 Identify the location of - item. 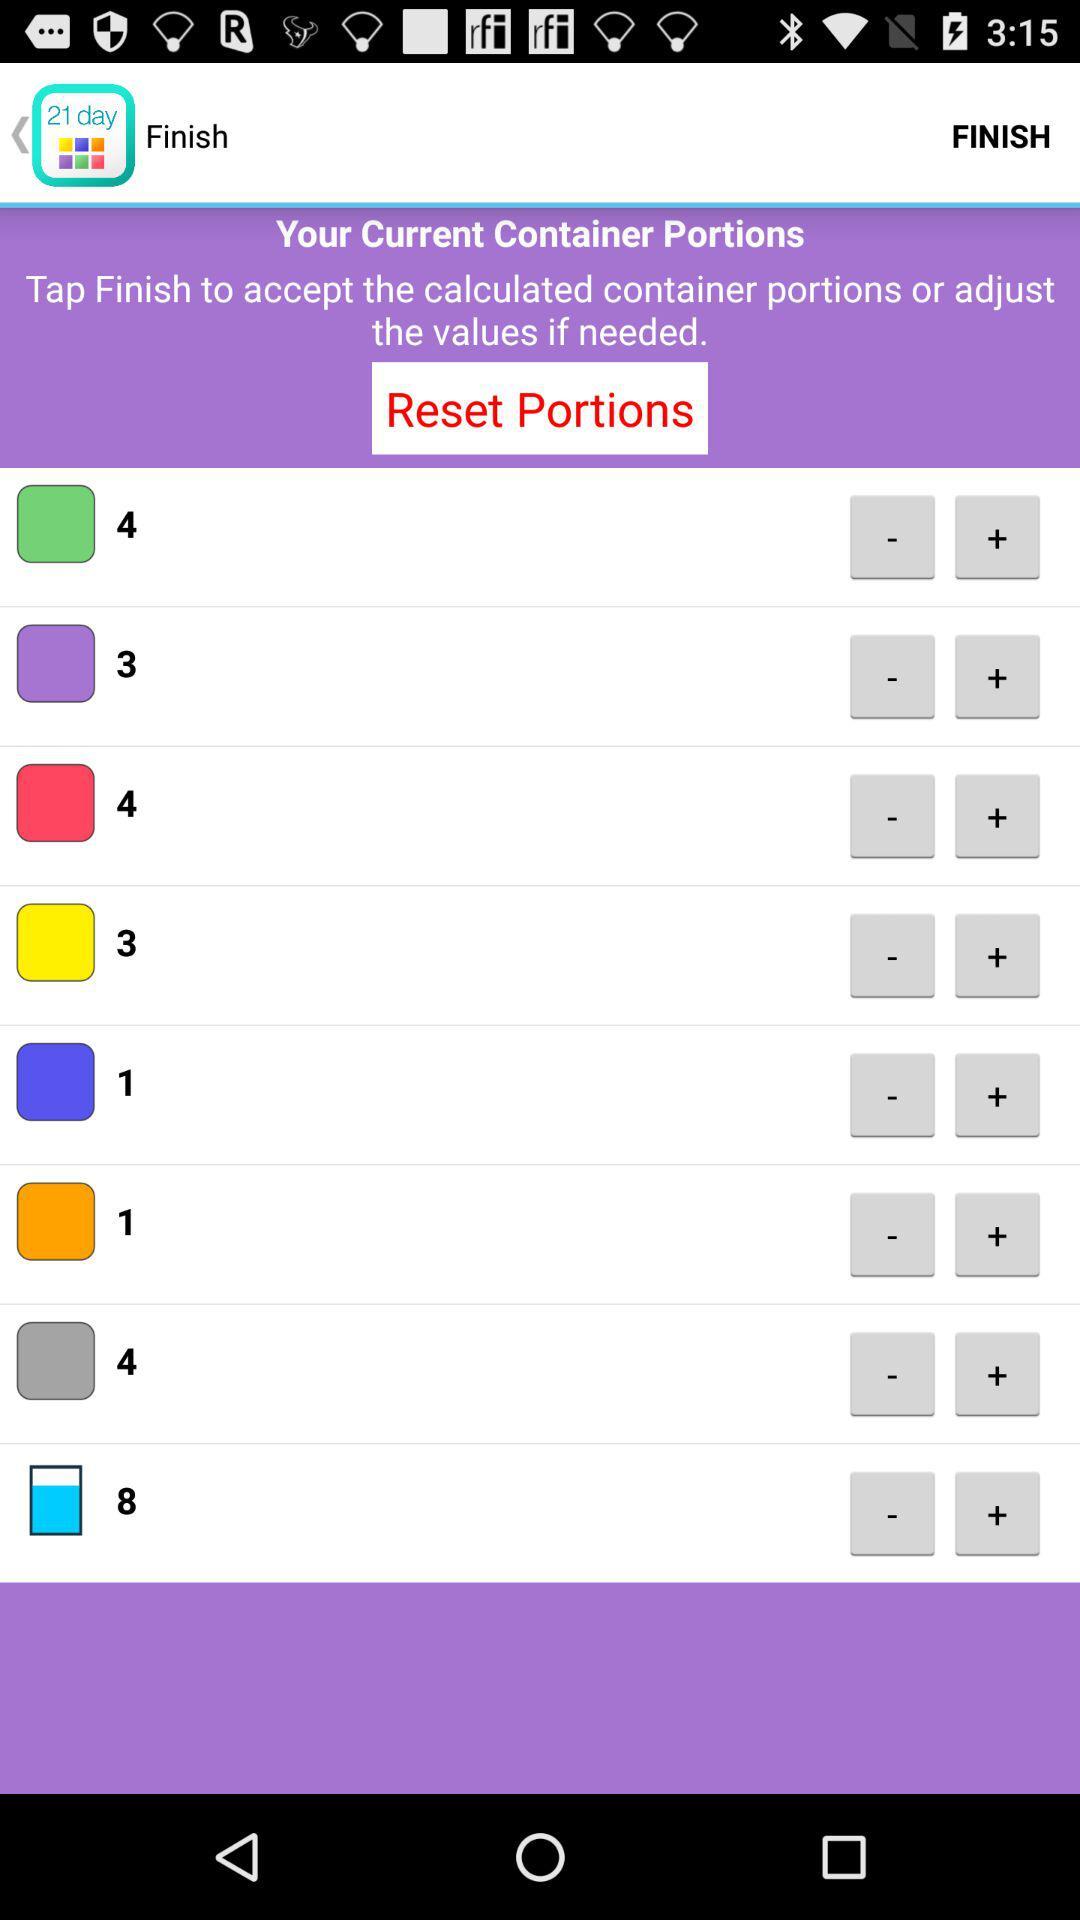
(891, 1513).